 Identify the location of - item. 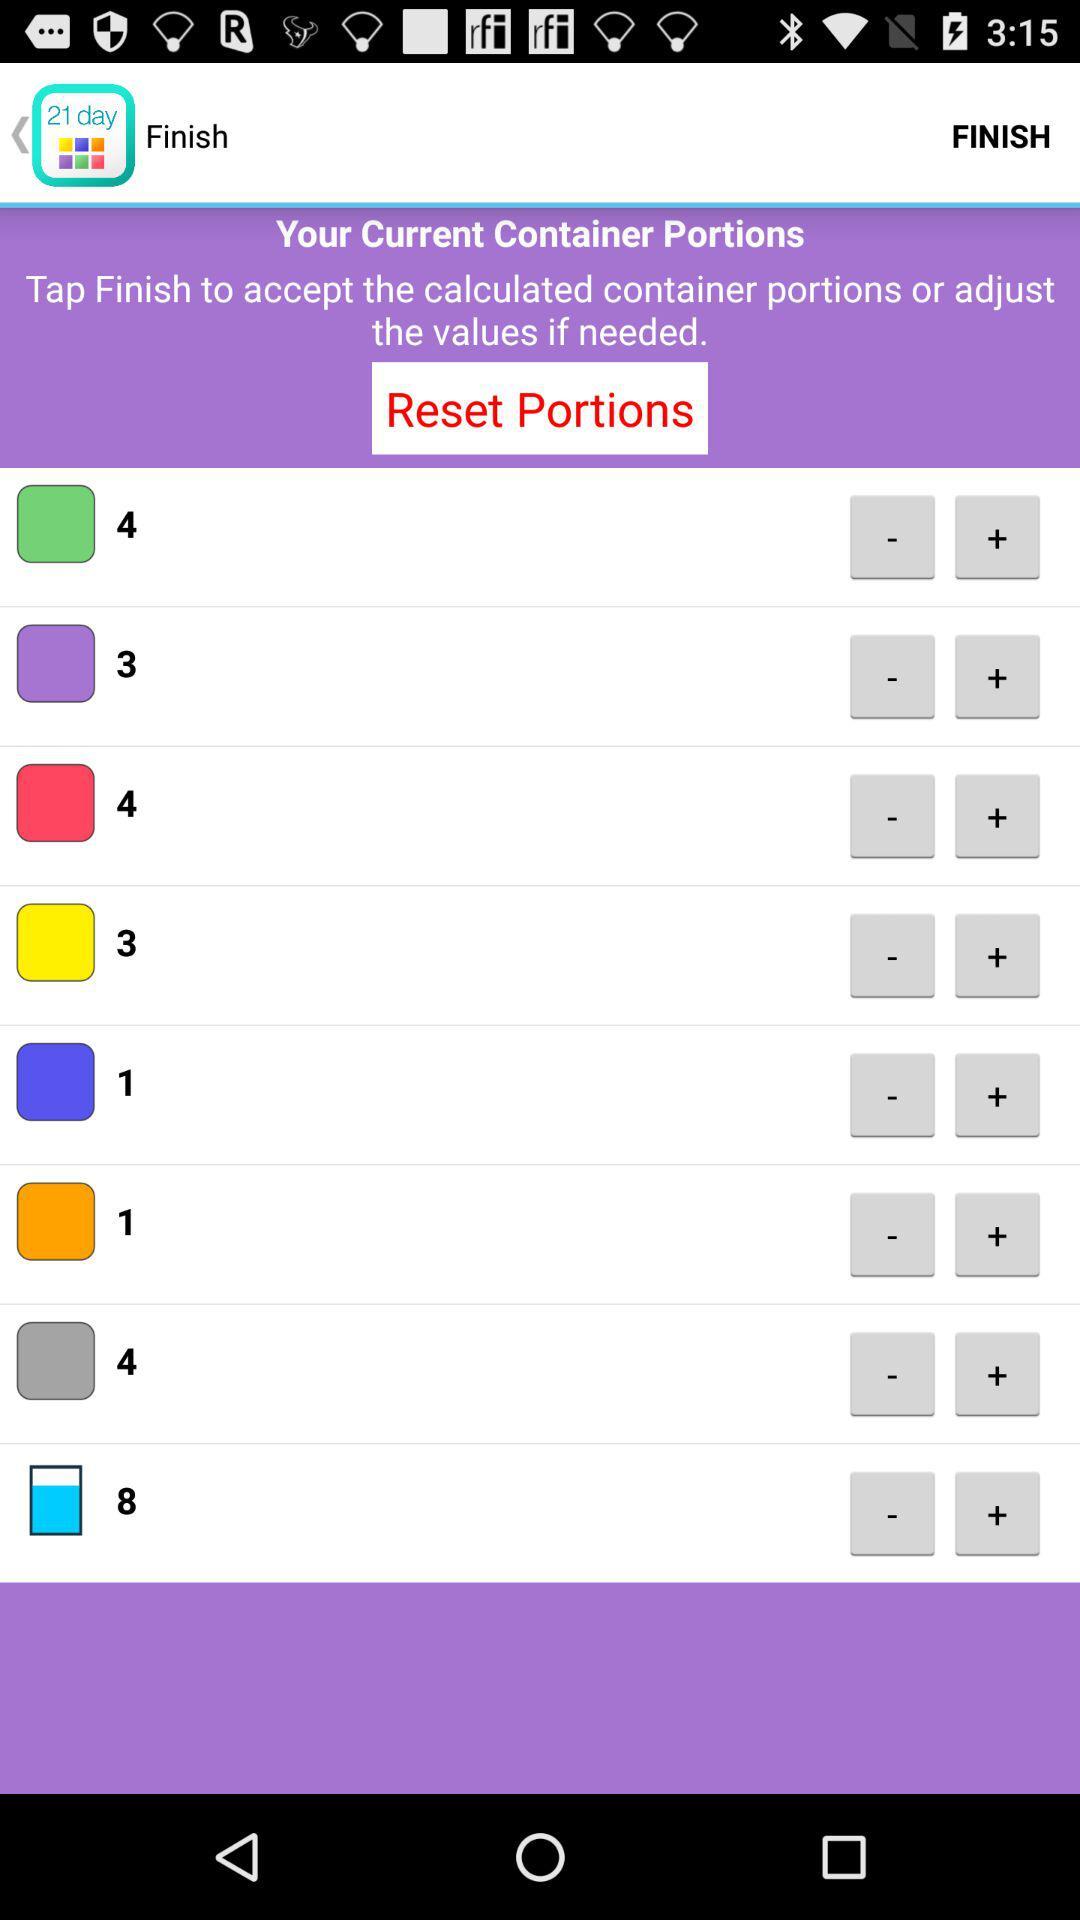
(891, 1513).